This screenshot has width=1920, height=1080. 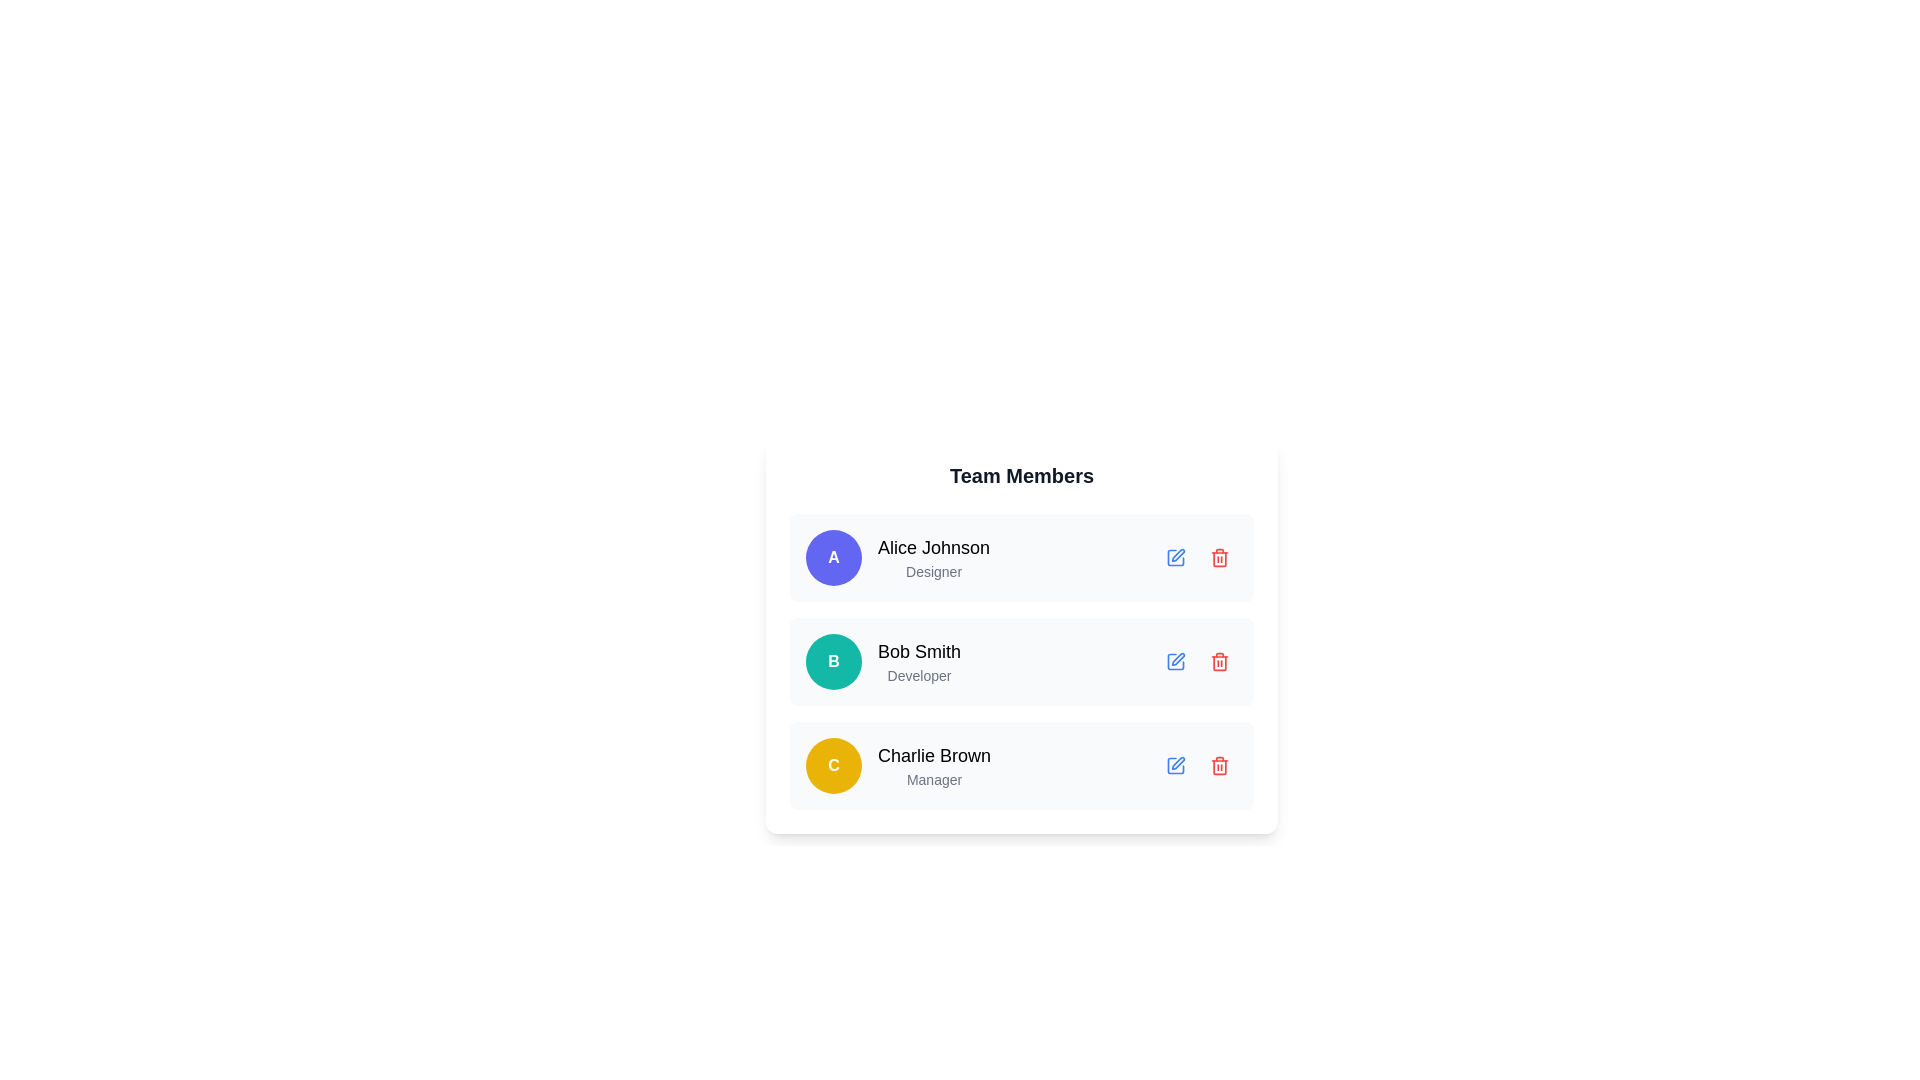 I want to click on the text label displaying 'Designer' located directly beneath 'Alice Johnson' in the team members list, so click(x=933, y=571).